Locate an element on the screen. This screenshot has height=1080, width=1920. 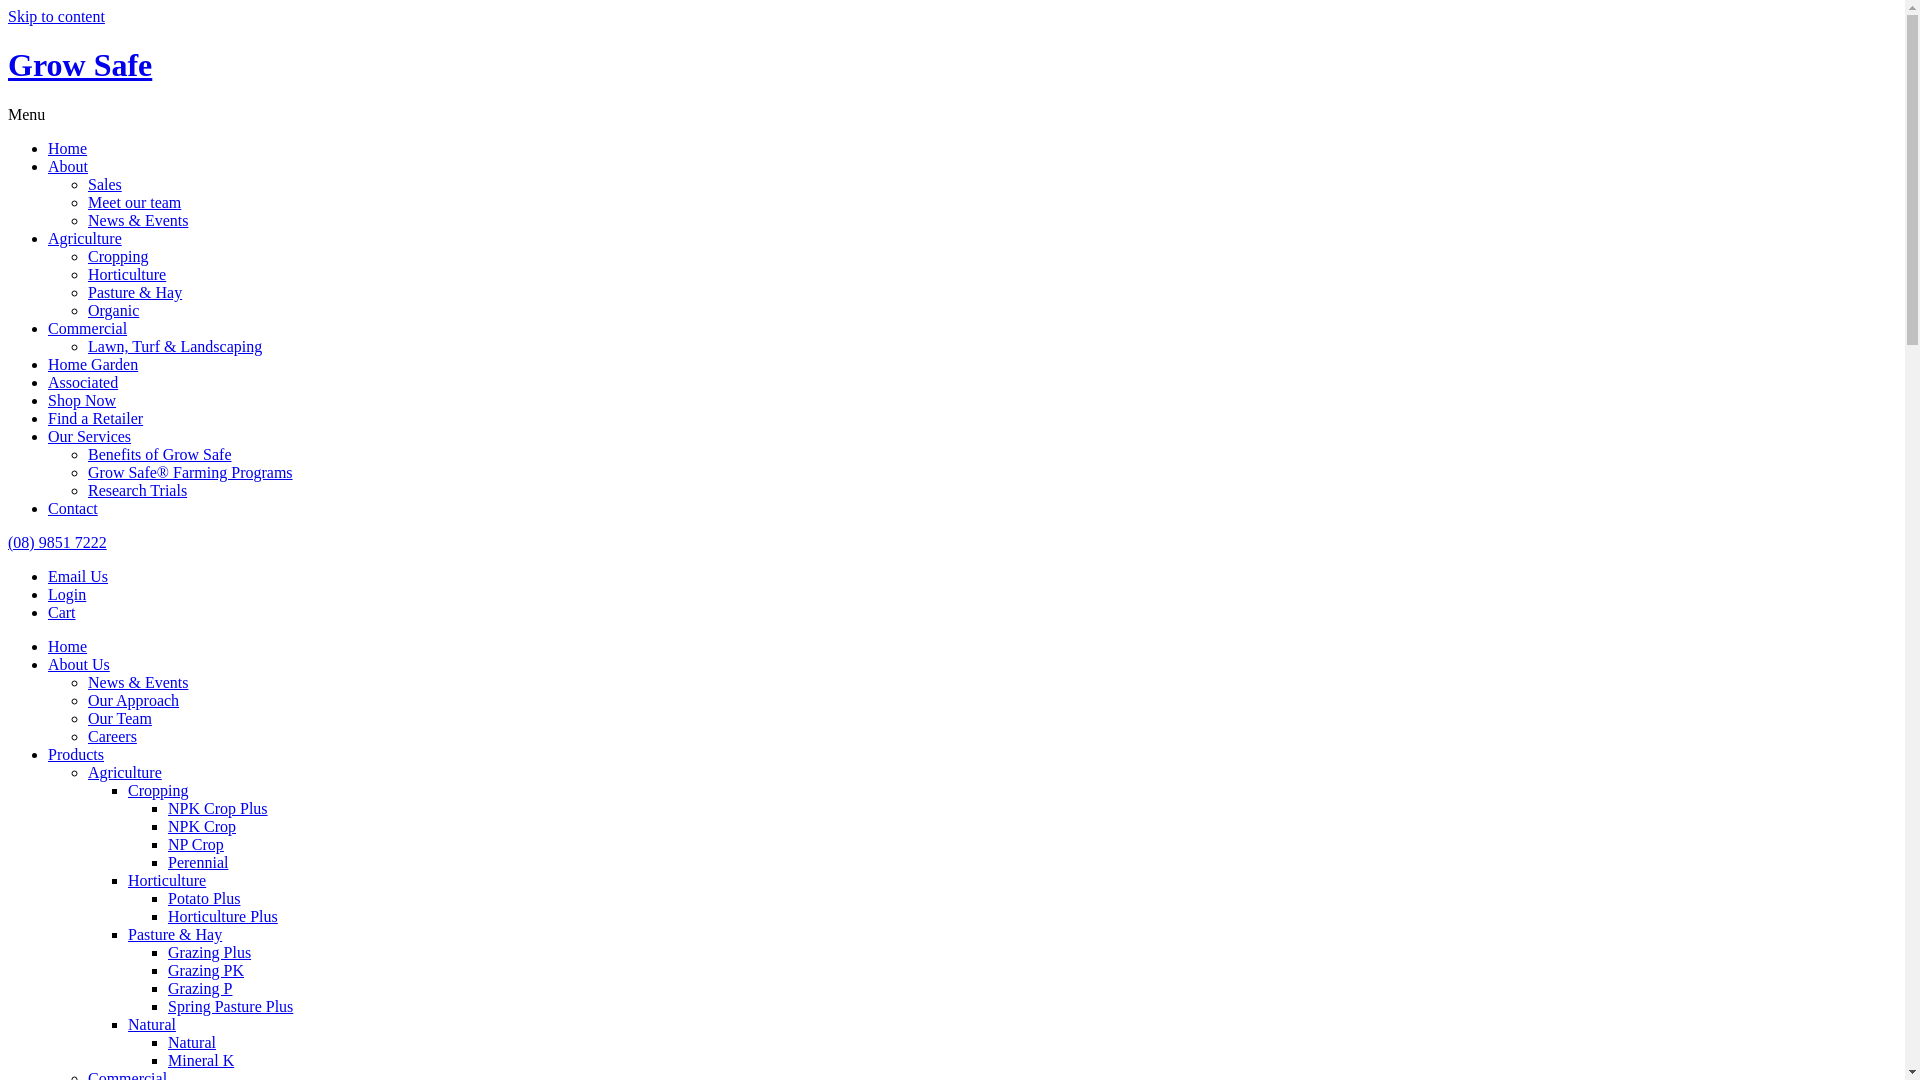
'Shop Now' is located at coordinates (80, 400).